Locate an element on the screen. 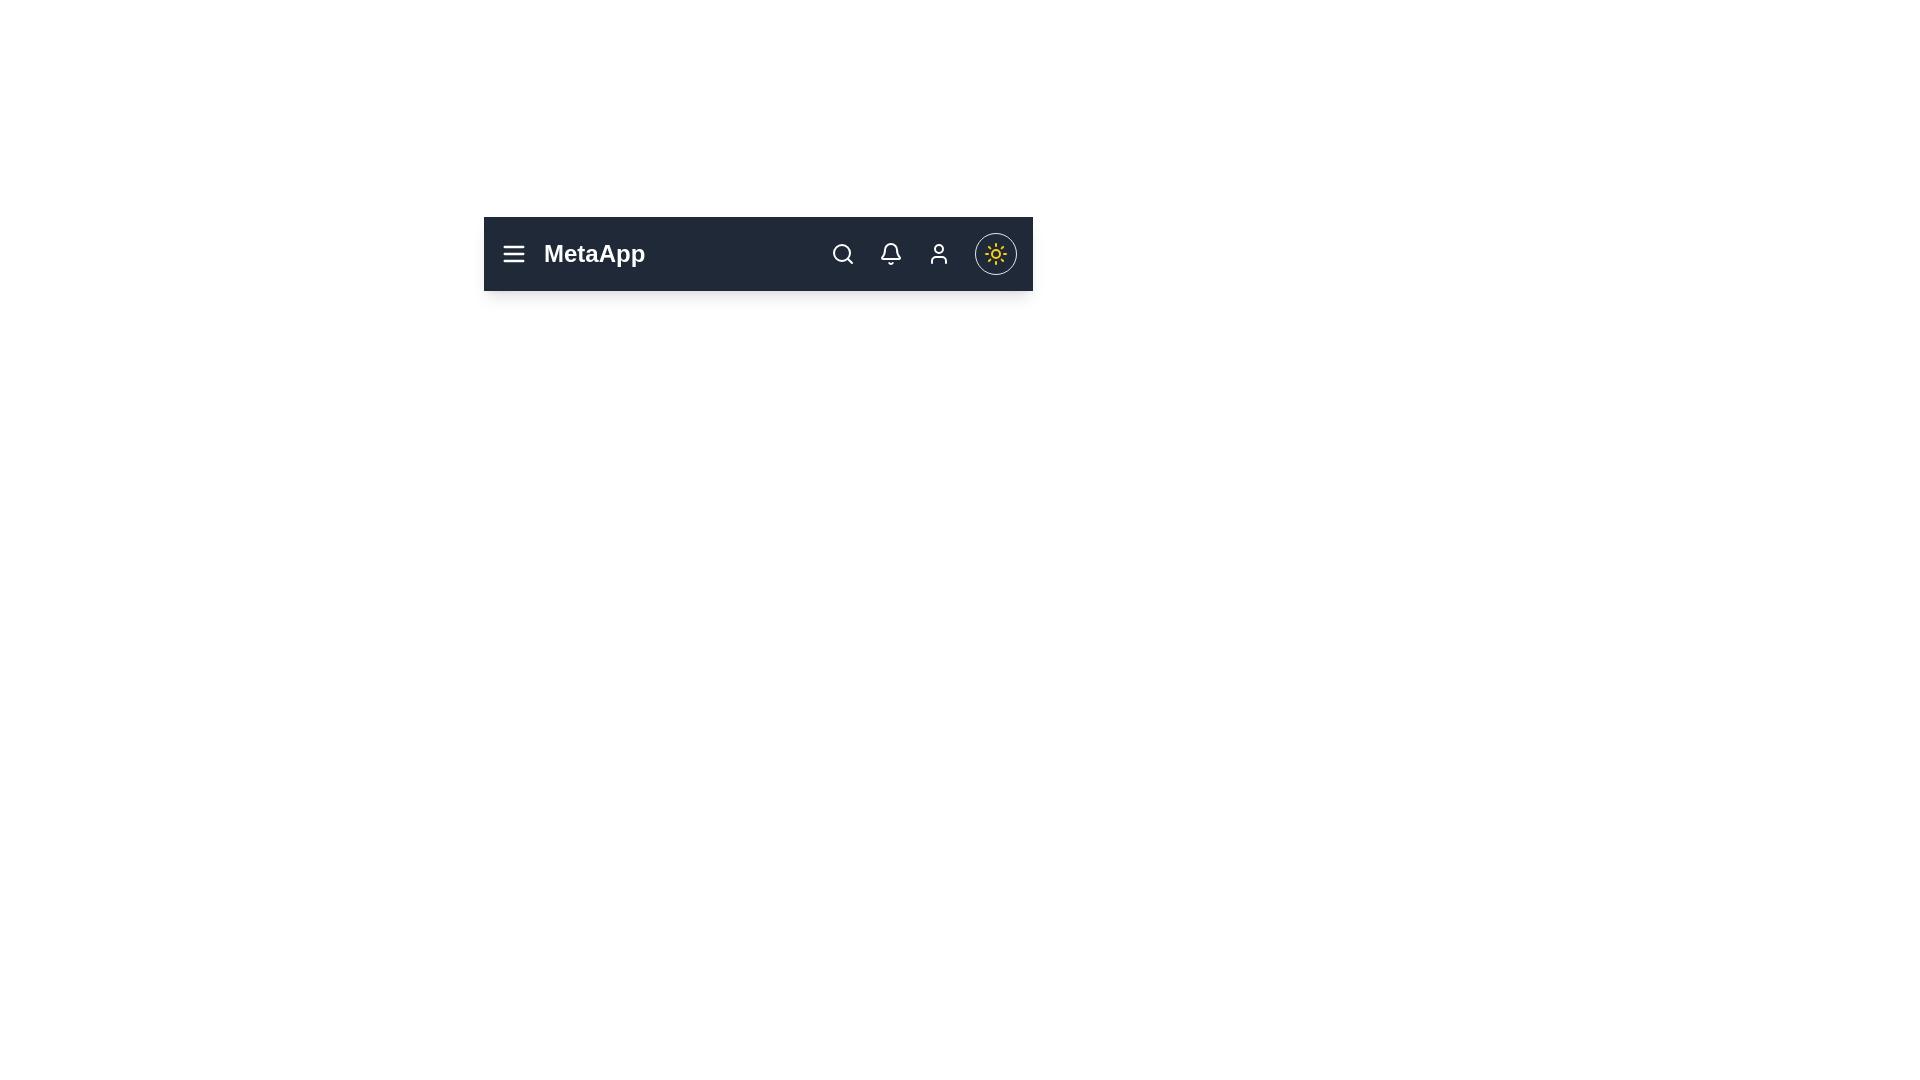  the menu icon to open the menu is located at coordinates (513, 253).